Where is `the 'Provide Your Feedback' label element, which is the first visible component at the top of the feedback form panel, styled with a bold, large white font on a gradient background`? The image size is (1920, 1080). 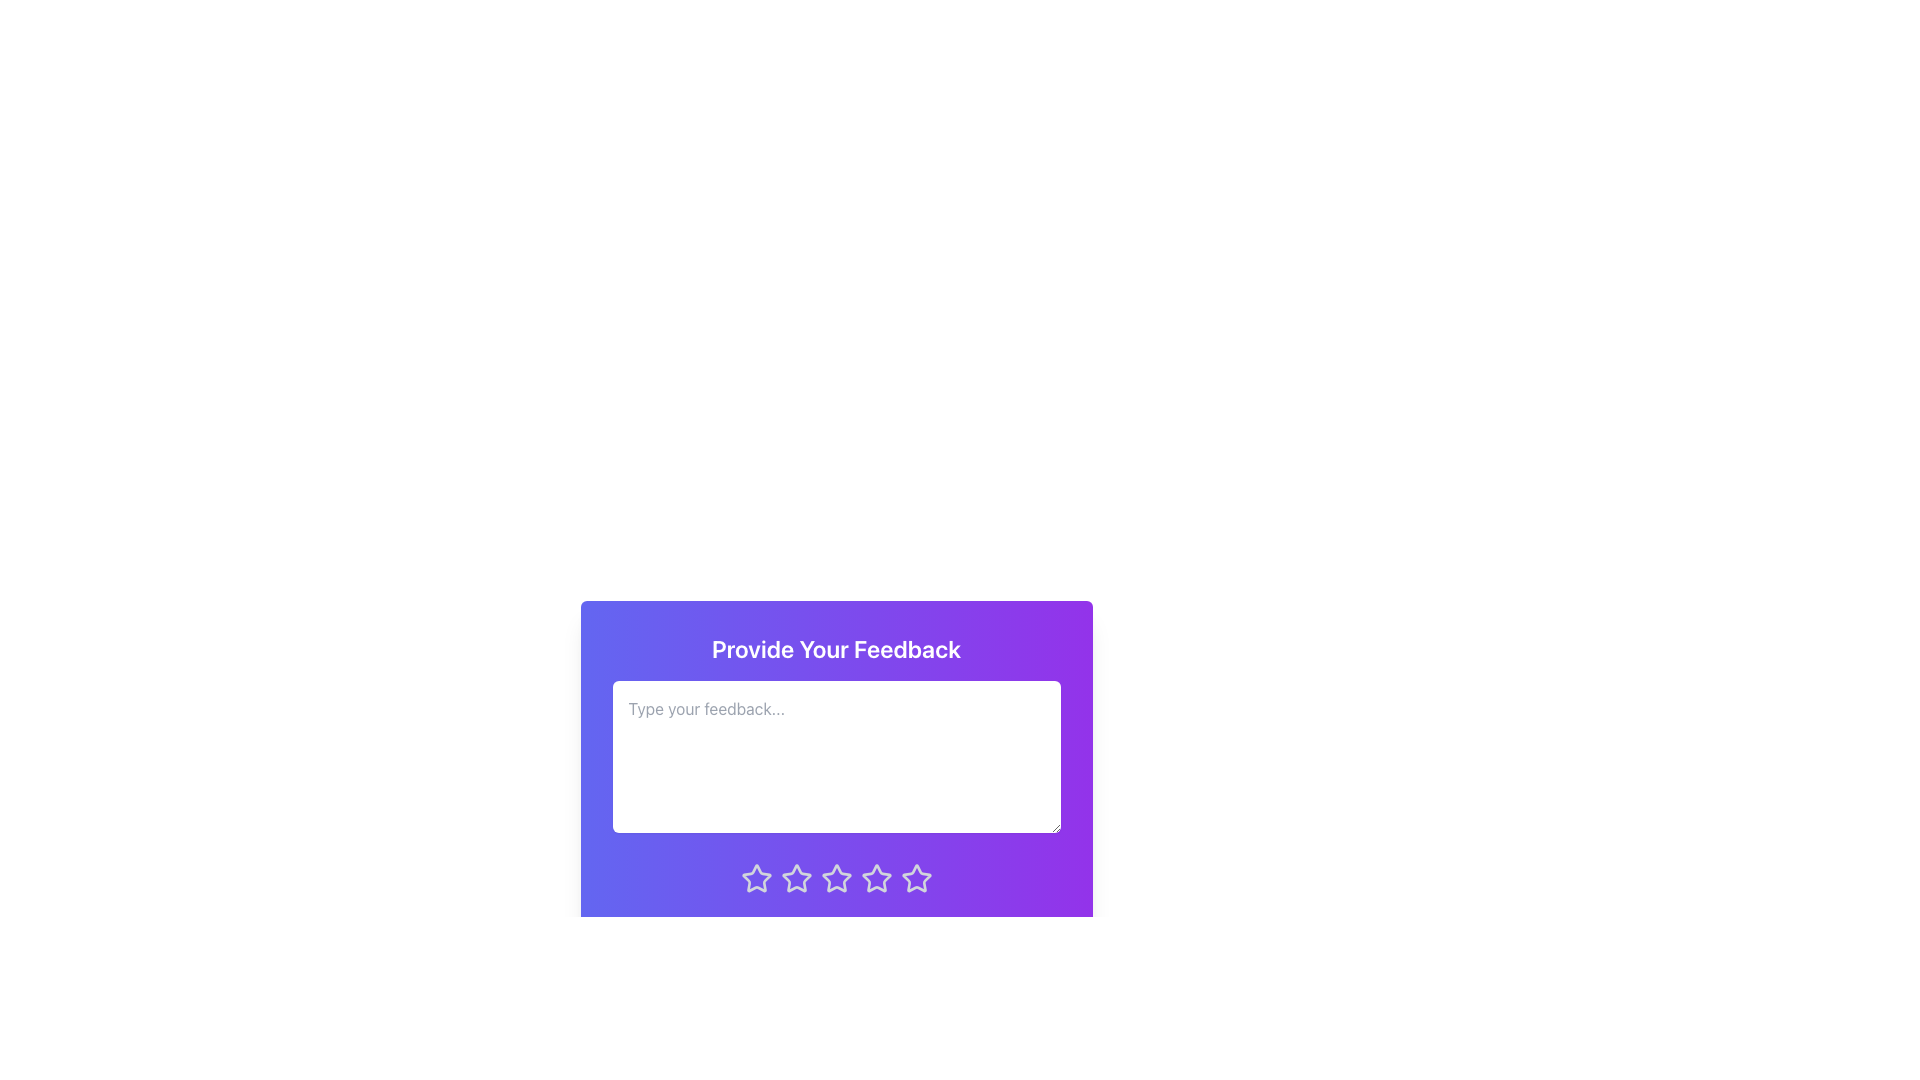
the 'Provide Your Feedback' label element, which is the first visible component at the top of the feedback form panel, styled with a bold, large white font on a gradient background is located at coordinates (836, 648).